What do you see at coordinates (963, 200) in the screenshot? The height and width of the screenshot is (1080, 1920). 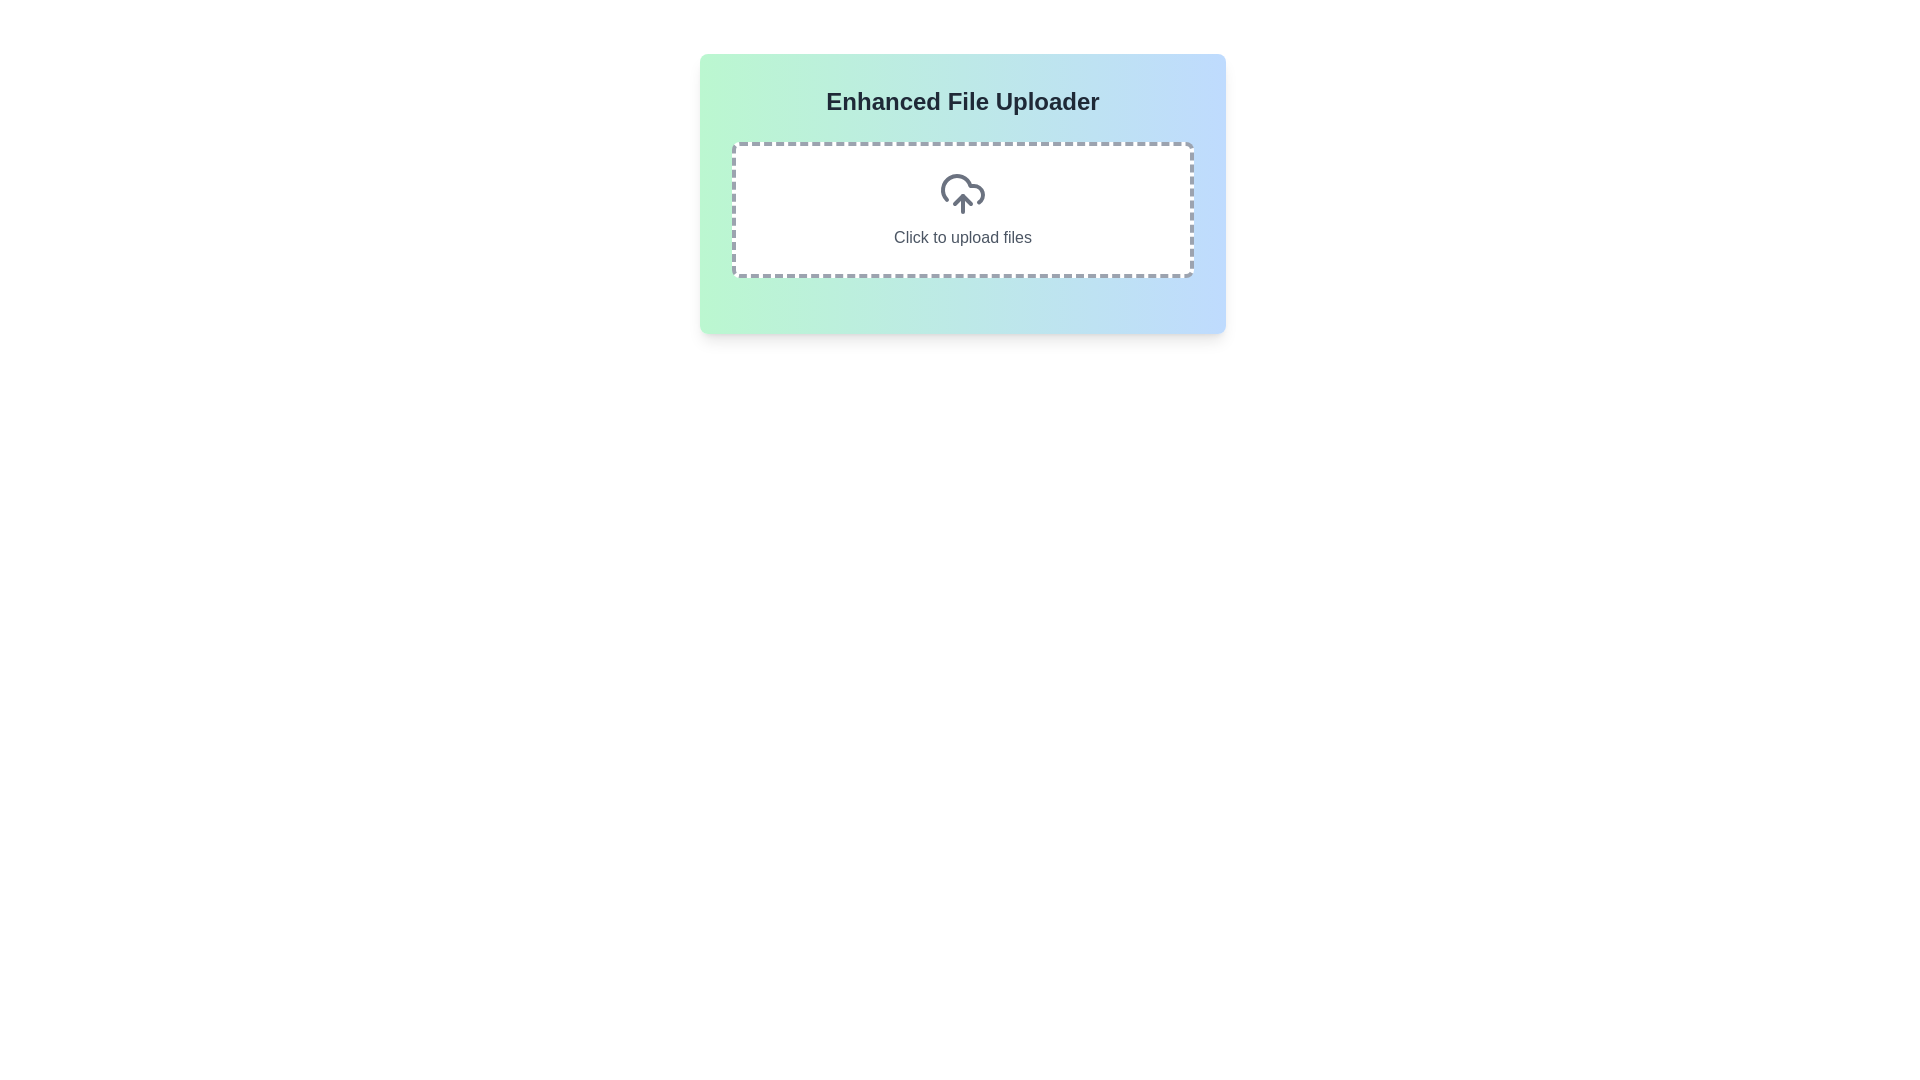 I see `the upward-pointing arrow part of the cloud upload icon, which is centrally located within a card-like interface and positioned above the 'Click to upload files' text` at bounding box center [963, 200].